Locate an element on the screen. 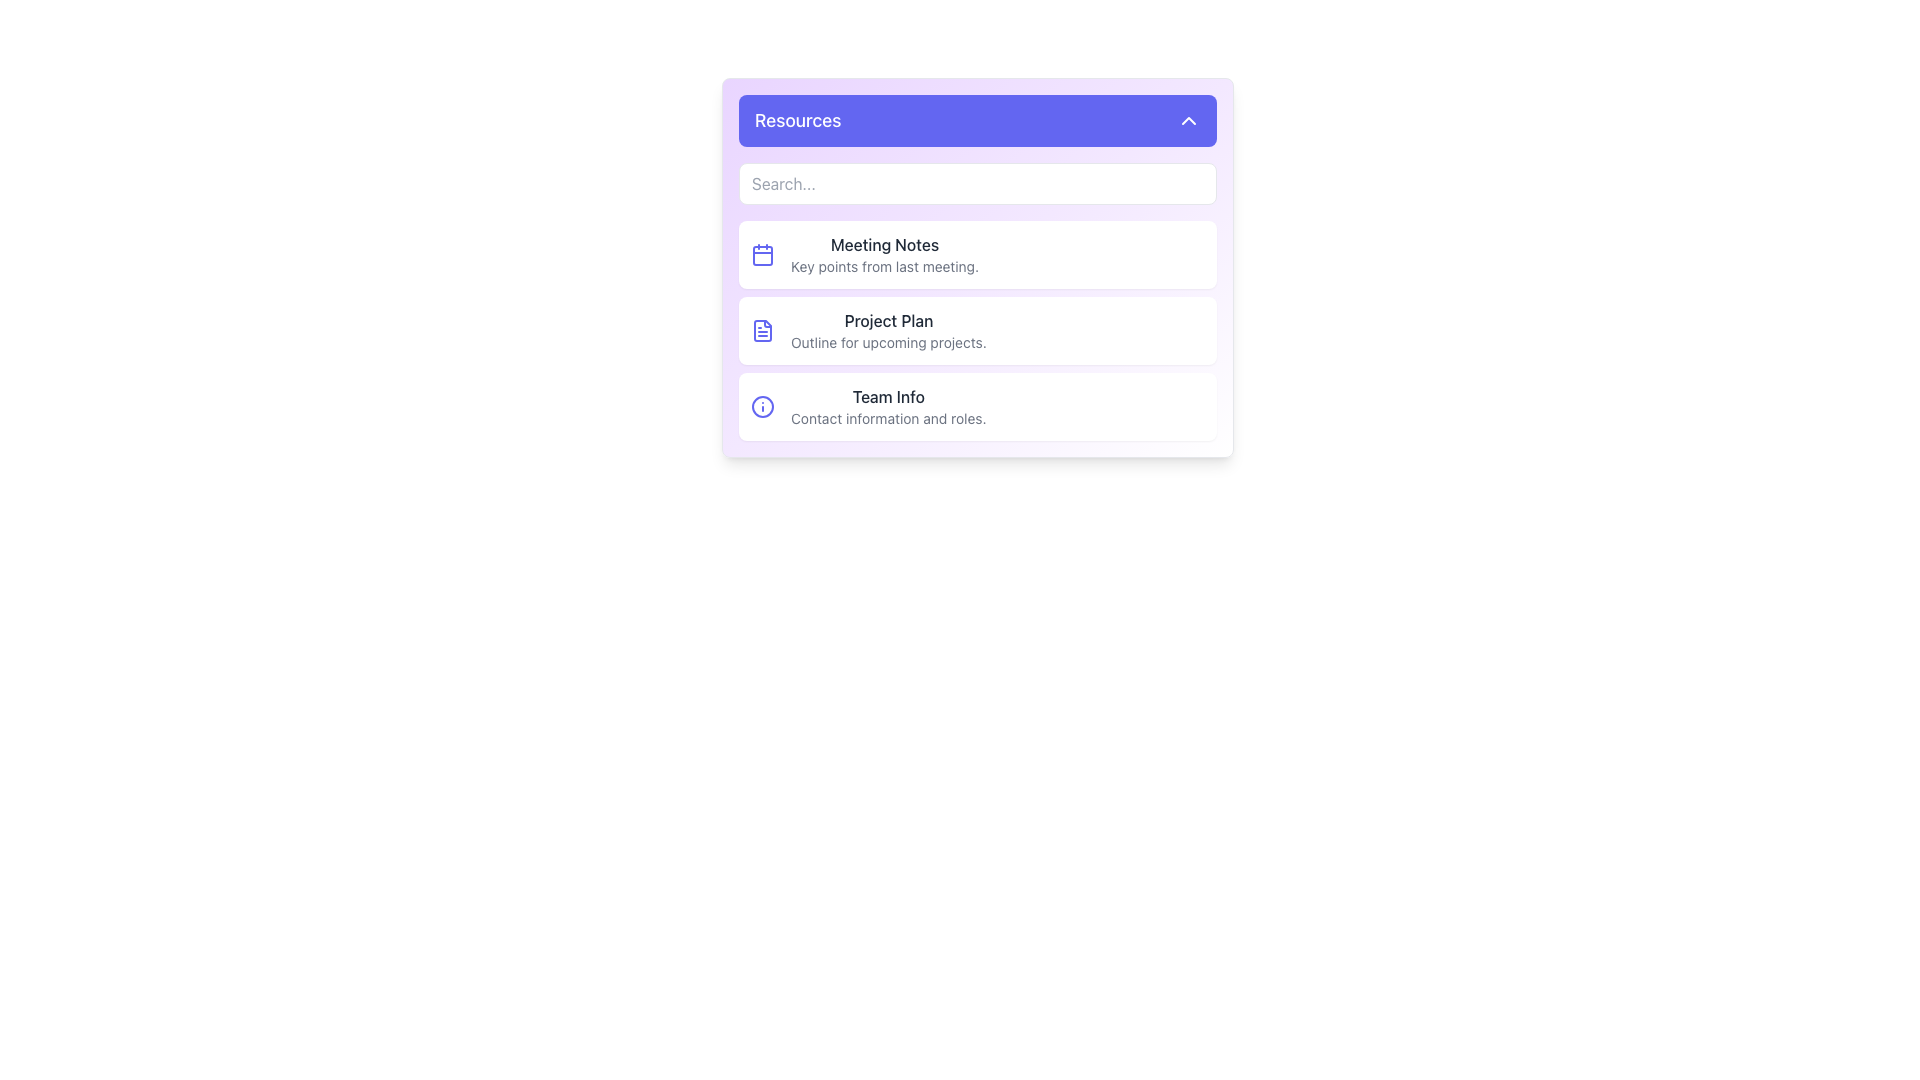  the informational icon located at the leftmost position of the 'Team Info' card, adjacent to the text 'Team Info, Contact information and roles.' is located at coordinates (762, 406).